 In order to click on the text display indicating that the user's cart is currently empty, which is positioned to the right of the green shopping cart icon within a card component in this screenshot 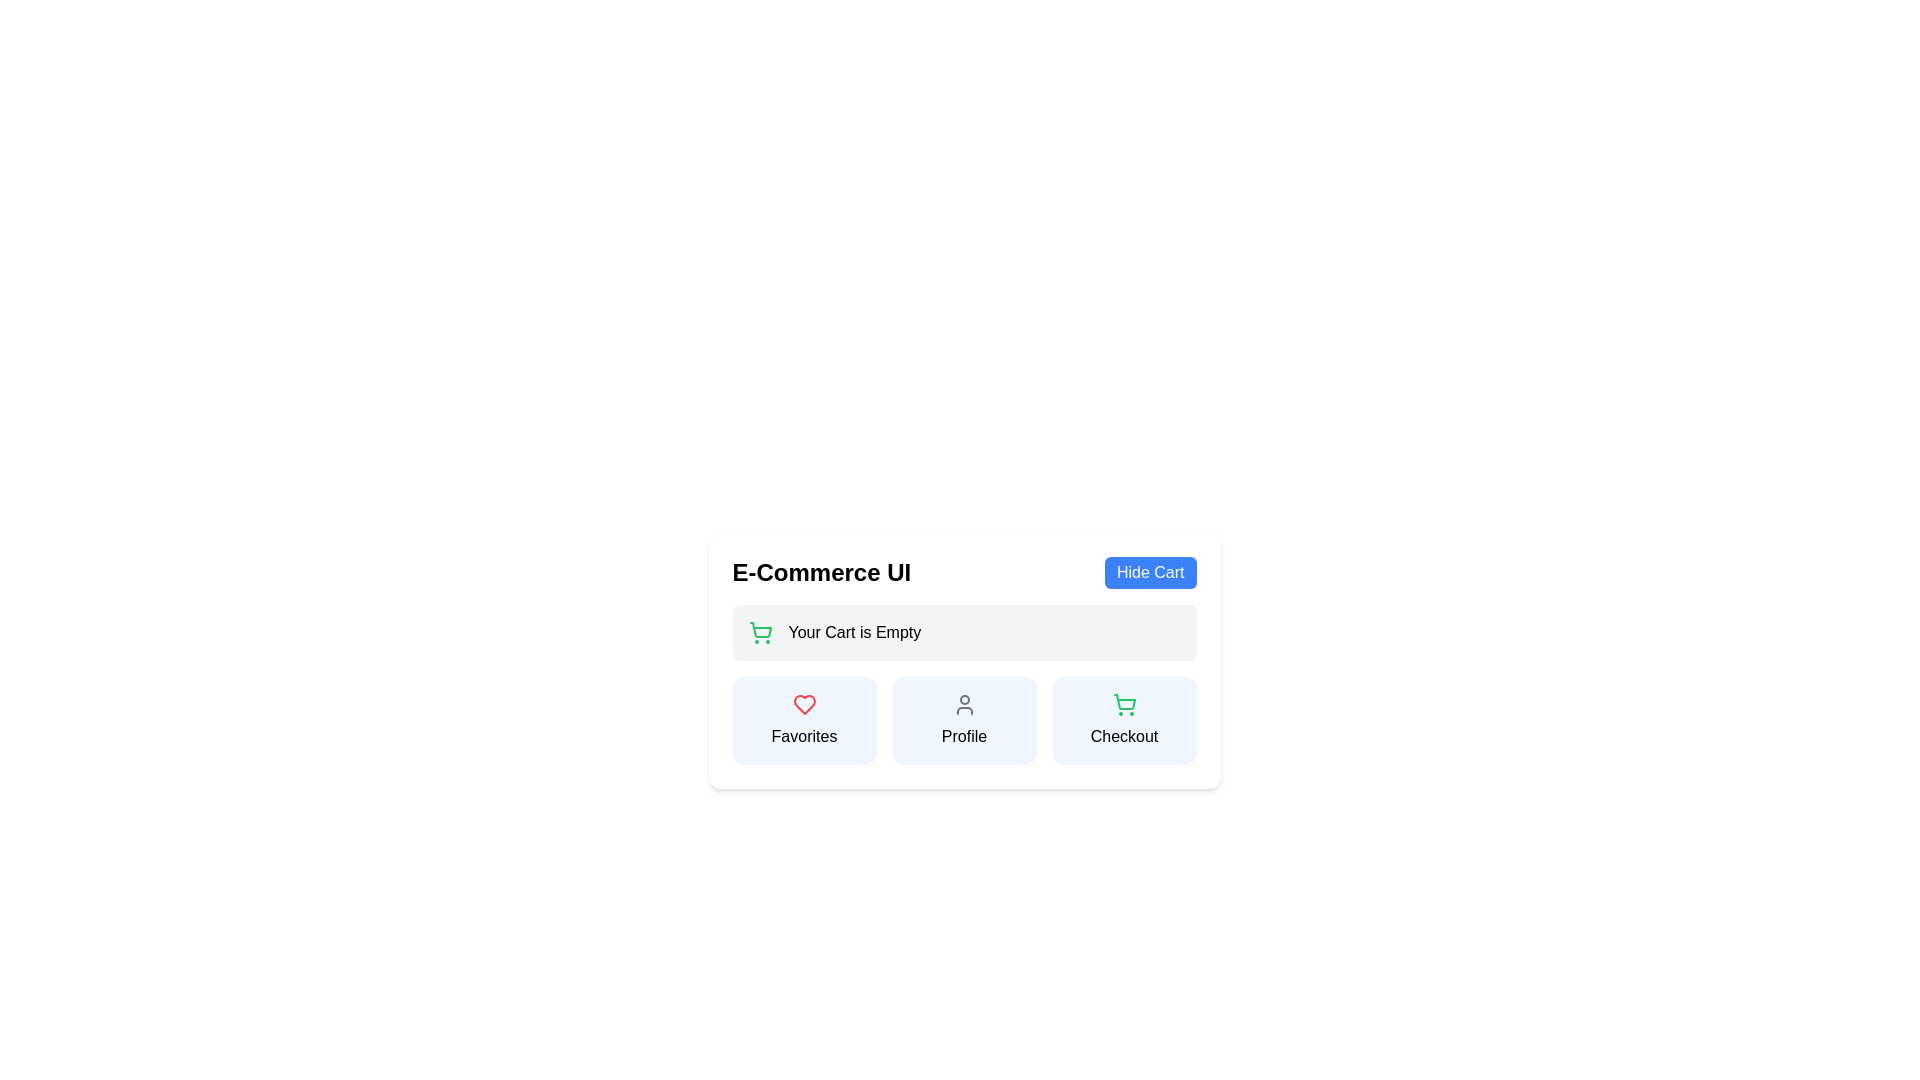, I will do `click(854, 632)`.